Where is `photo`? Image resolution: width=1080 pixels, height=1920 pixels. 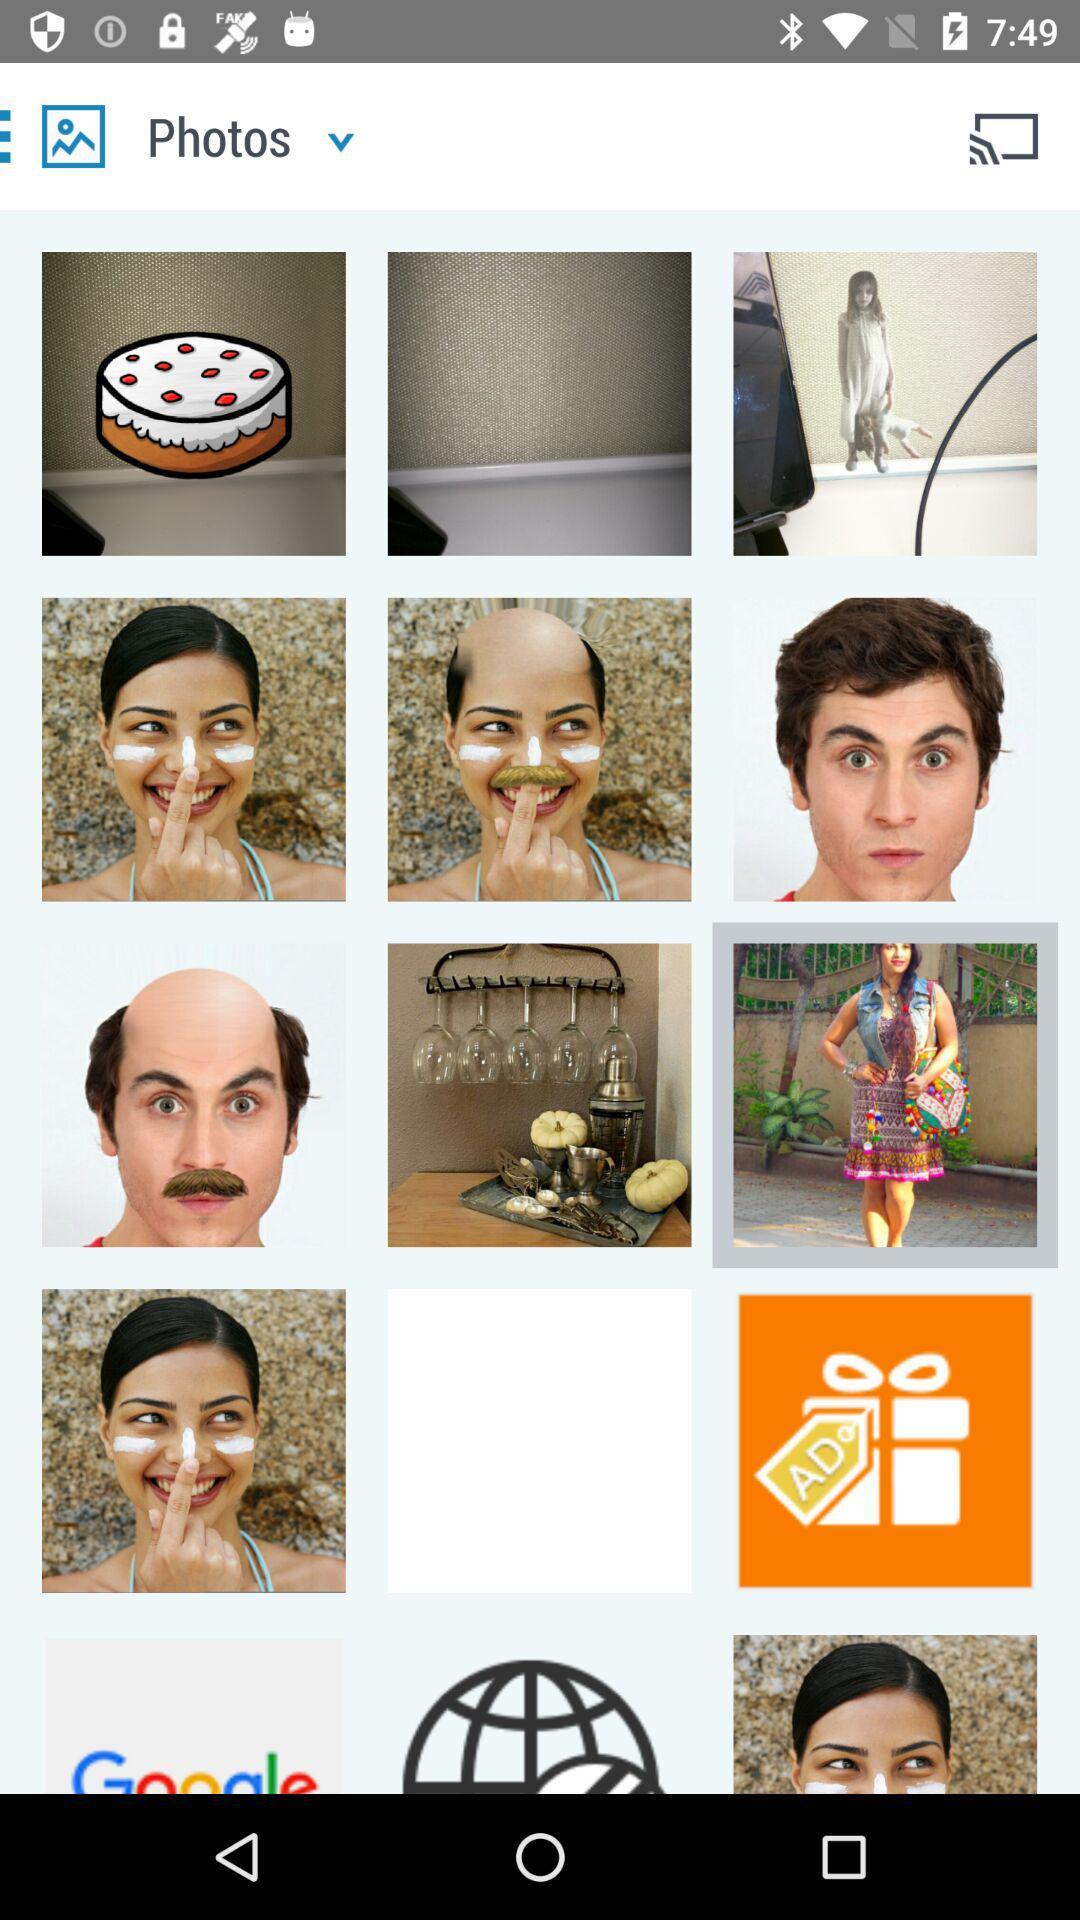 photo is located at coordinates (72, 135).